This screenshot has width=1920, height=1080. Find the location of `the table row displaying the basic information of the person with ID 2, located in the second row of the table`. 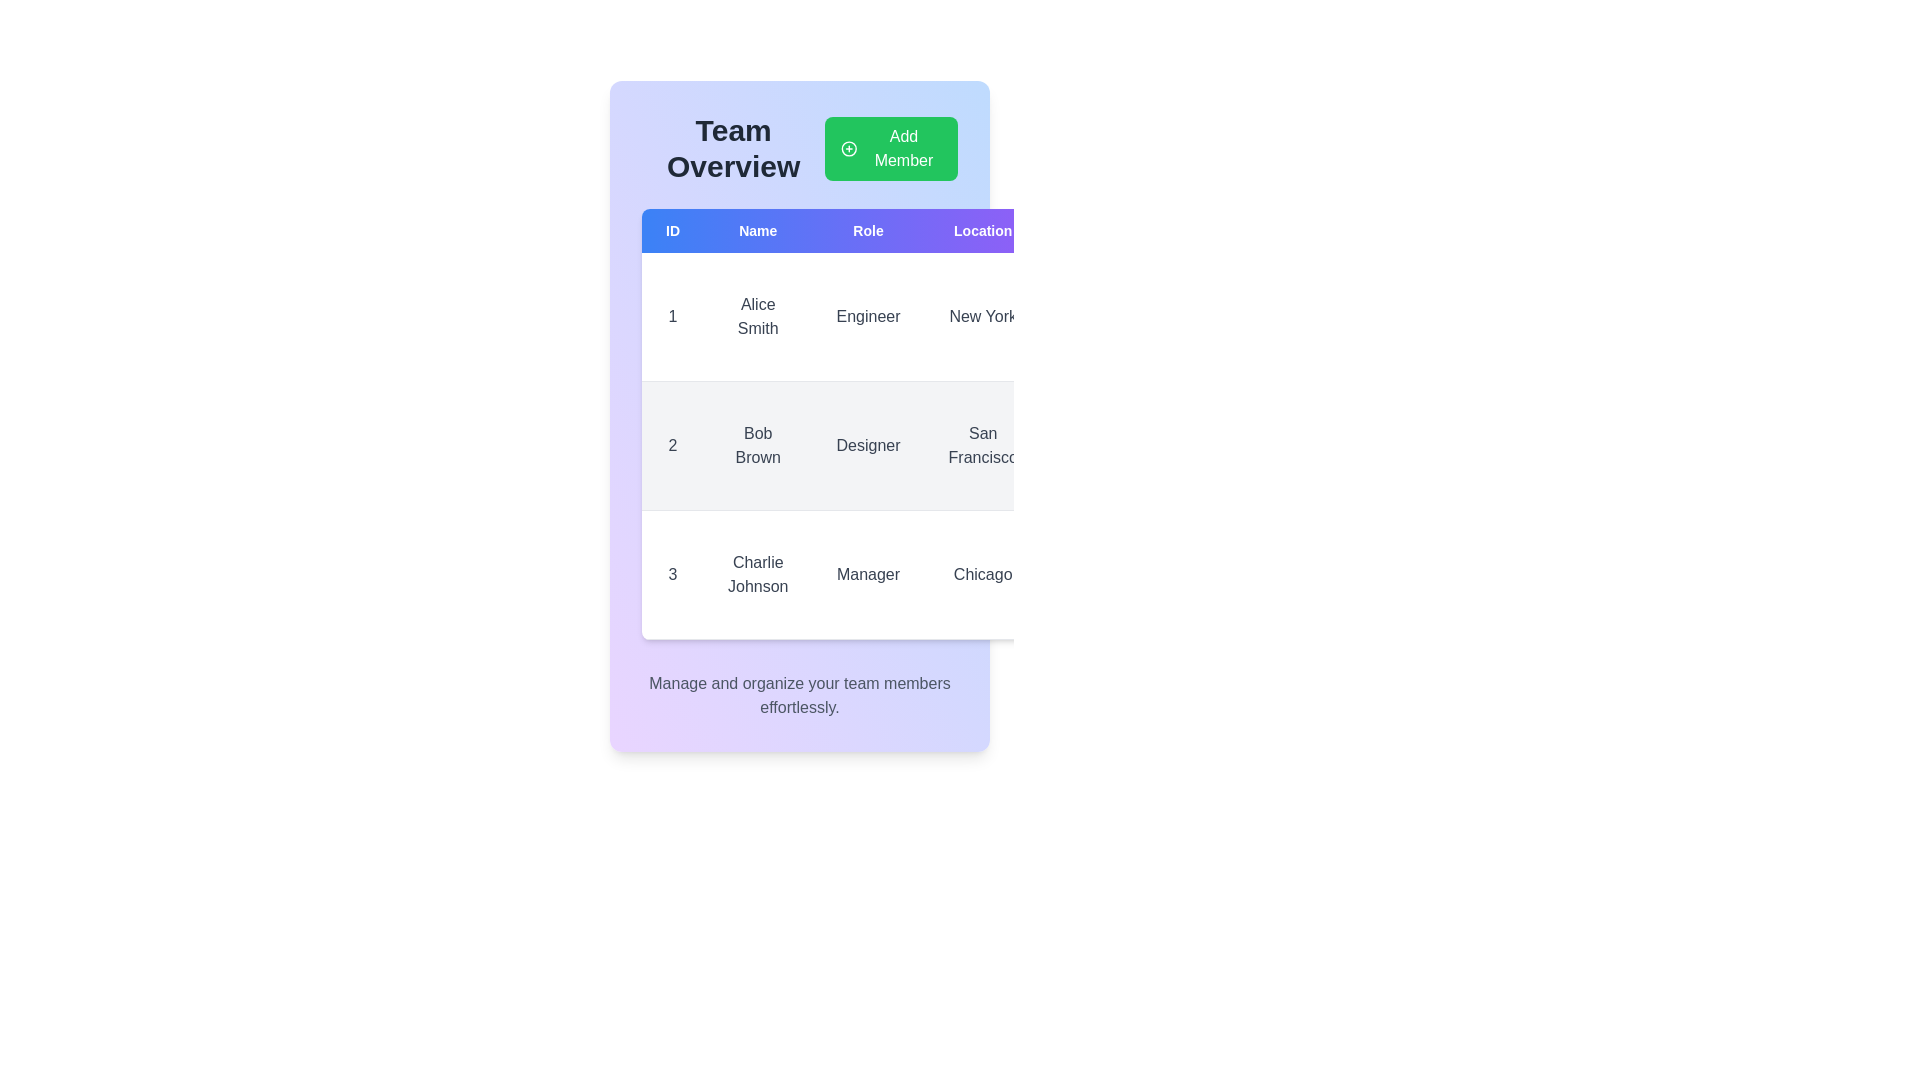

the table row displaying the basic information of the person with ID 2, located in the second row of the table is located at coordinates (890, 445).